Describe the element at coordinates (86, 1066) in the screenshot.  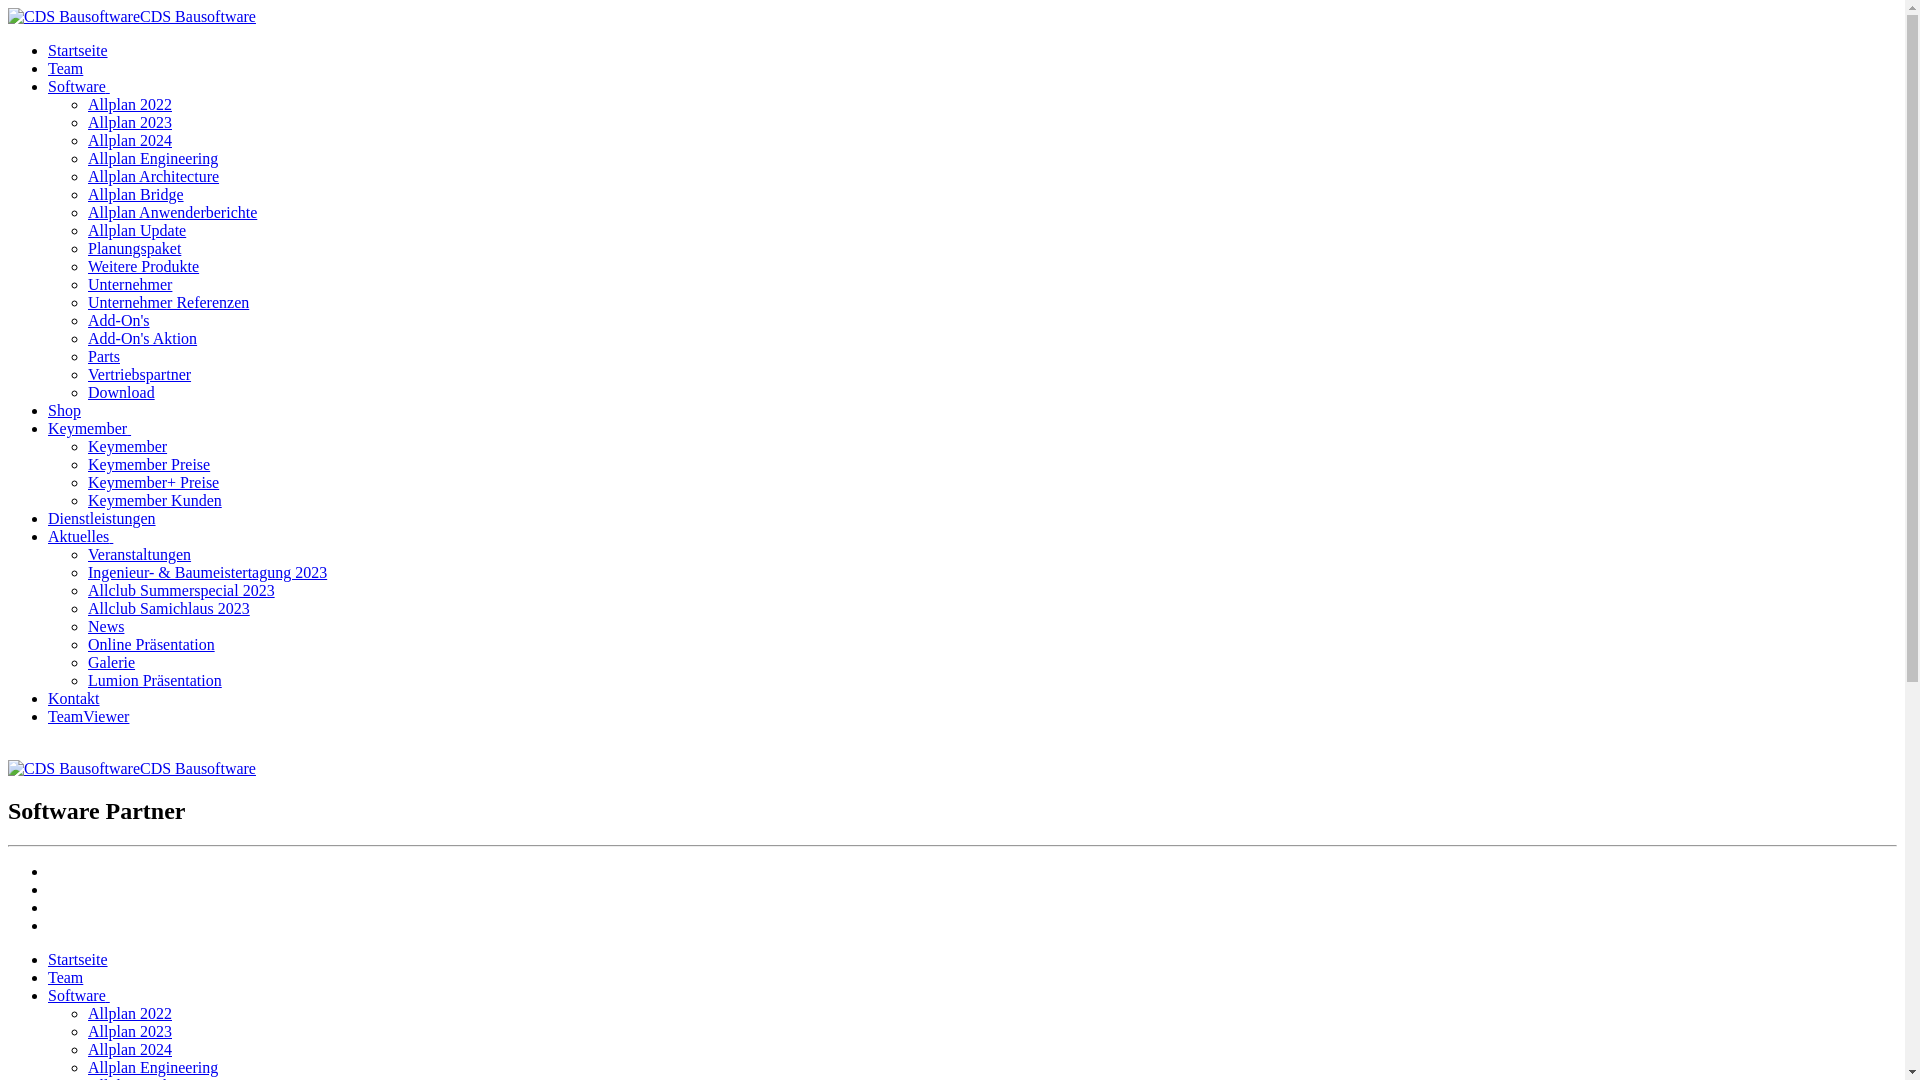
I see `'Allplan Engineering'` at that location.